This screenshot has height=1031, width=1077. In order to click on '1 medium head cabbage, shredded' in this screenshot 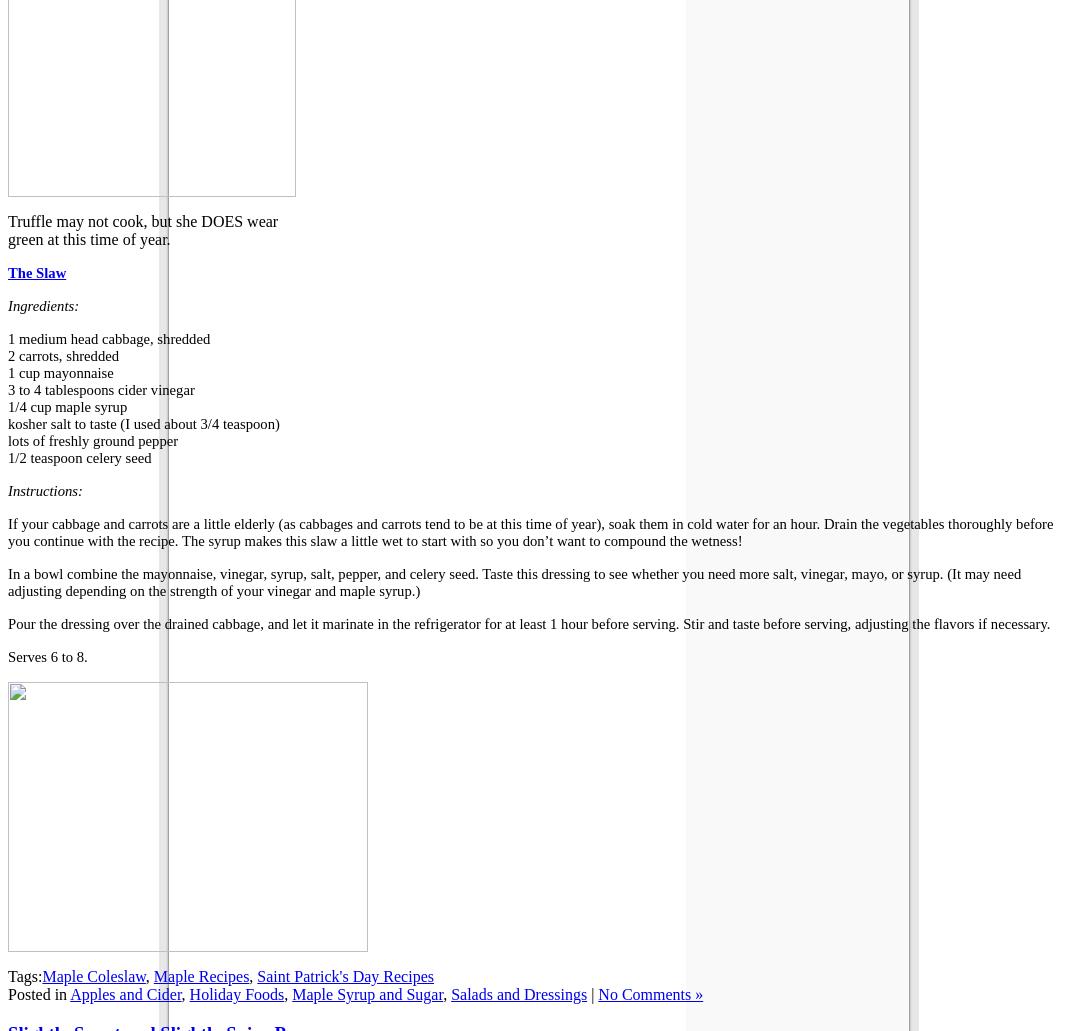, I will do `click(6, 337)`.